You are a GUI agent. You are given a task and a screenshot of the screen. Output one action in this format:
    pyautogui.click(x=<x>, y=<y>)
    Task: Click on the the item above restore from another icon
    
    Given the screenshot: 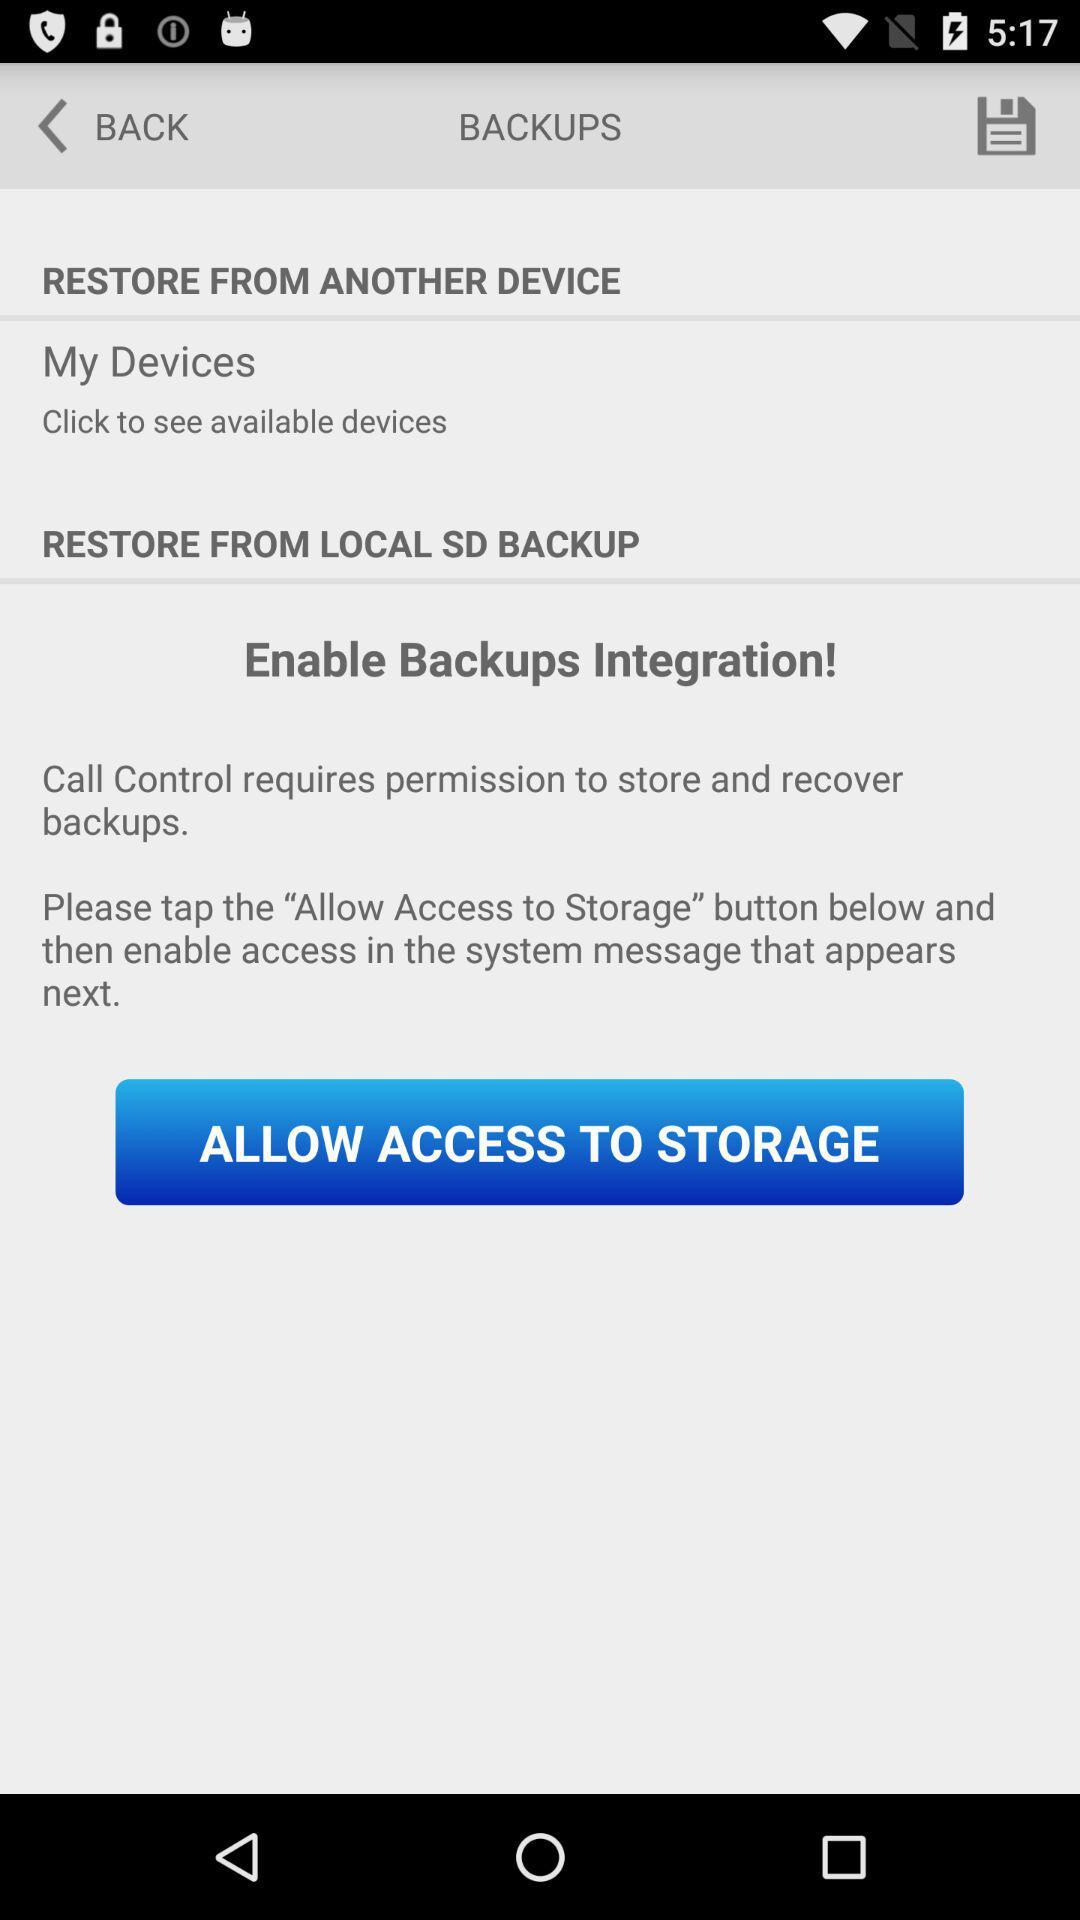 What is the action you would take?
    pyautogui.click(x=99, y=124)
    